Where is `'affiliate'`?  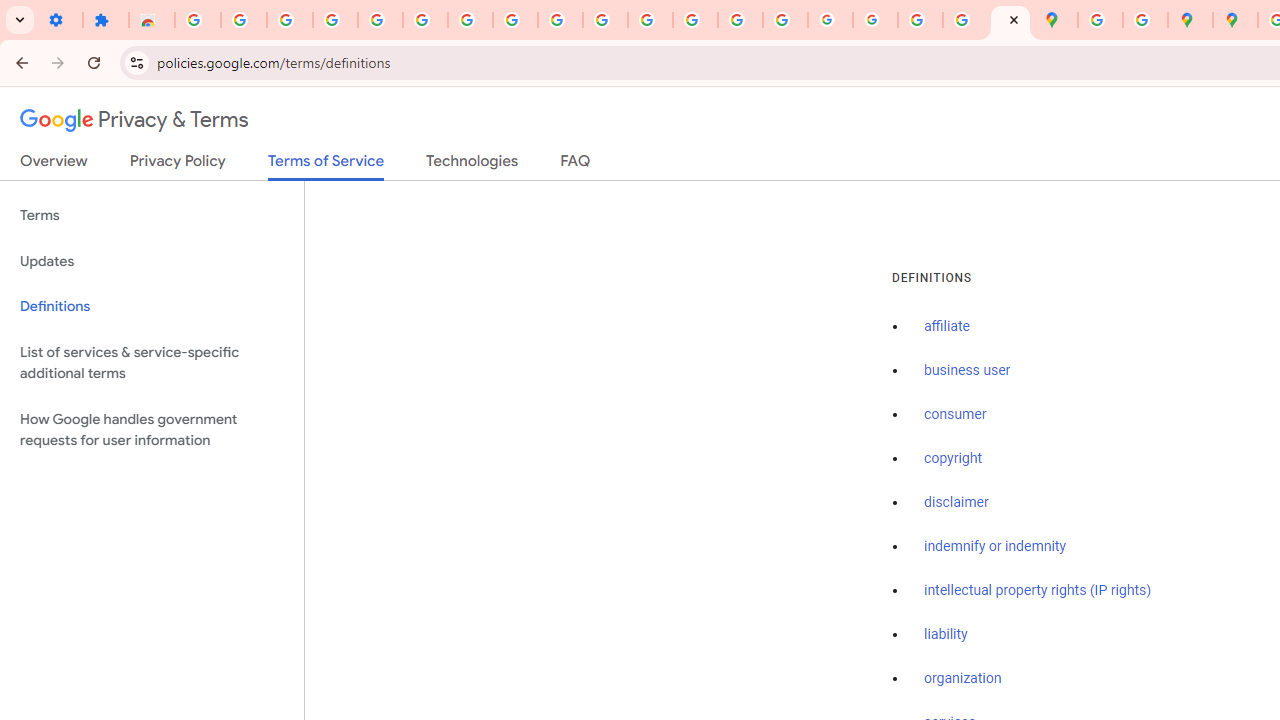 'affiliate' is located at coordinates (946, 326).